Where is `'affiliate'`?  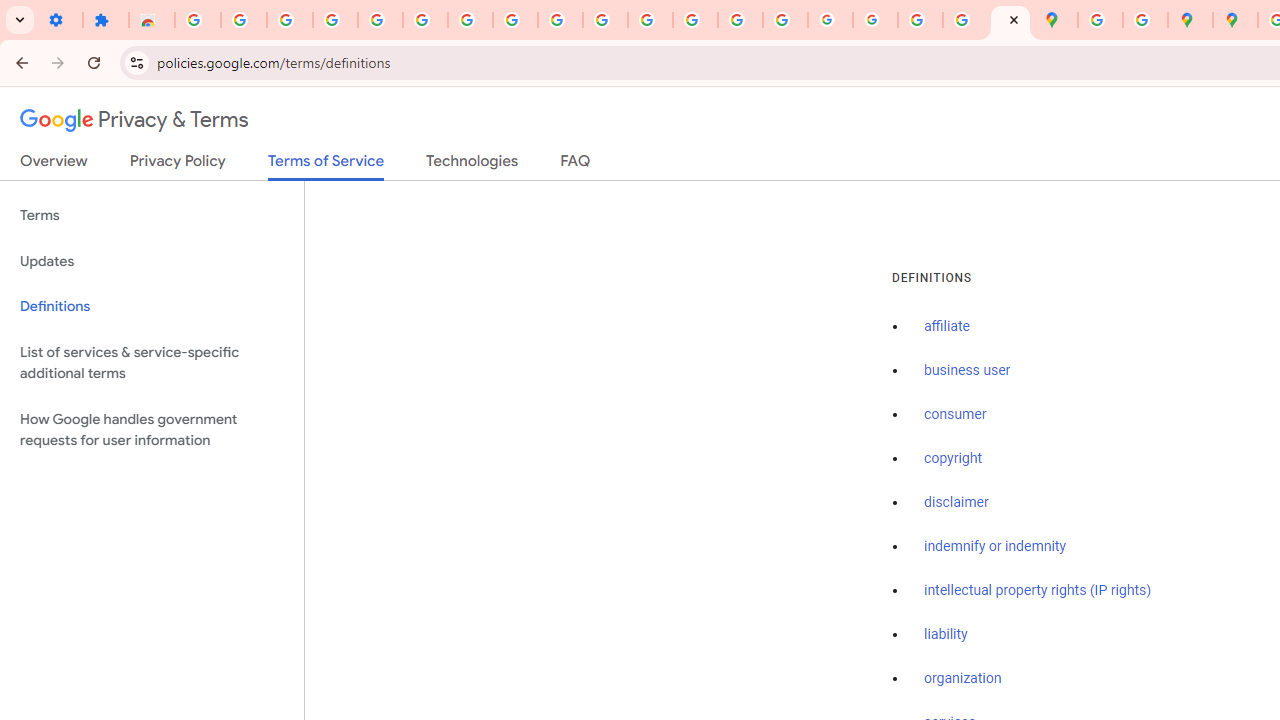 'affiliate' is located at coordinates (946, 326).